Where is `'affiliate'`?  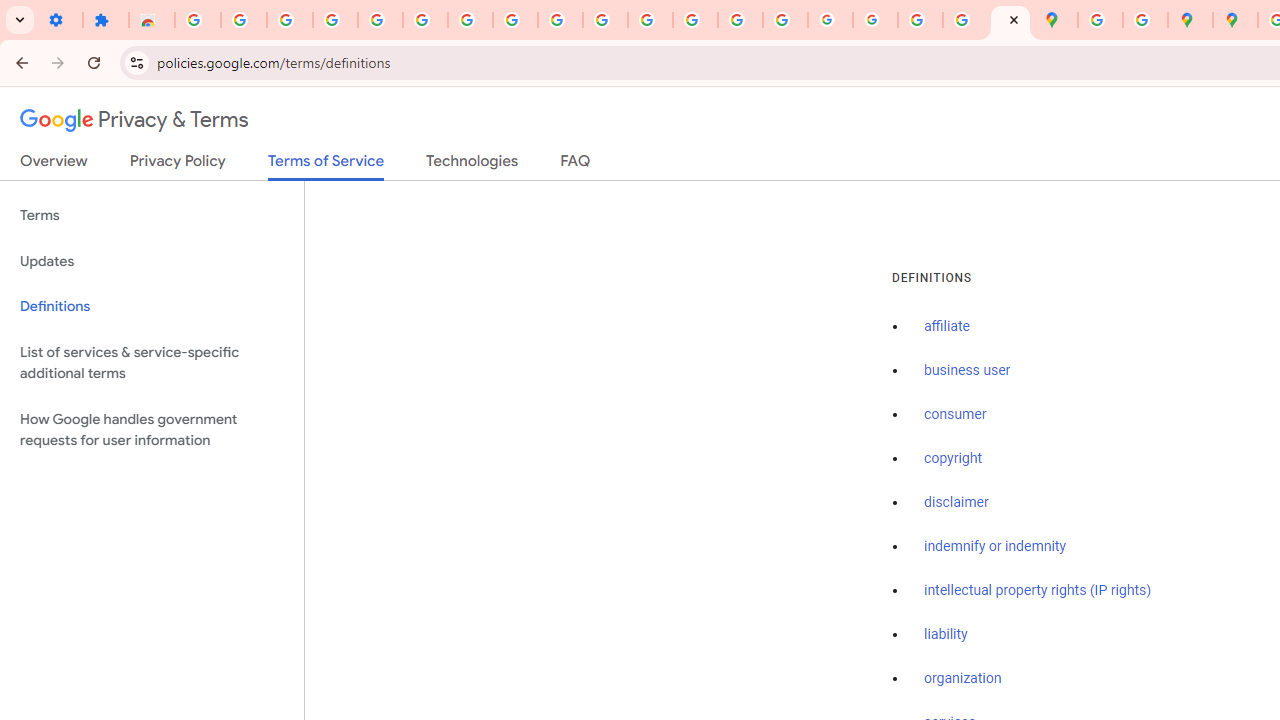 'affiliate' is located at coordinates (946, 326).